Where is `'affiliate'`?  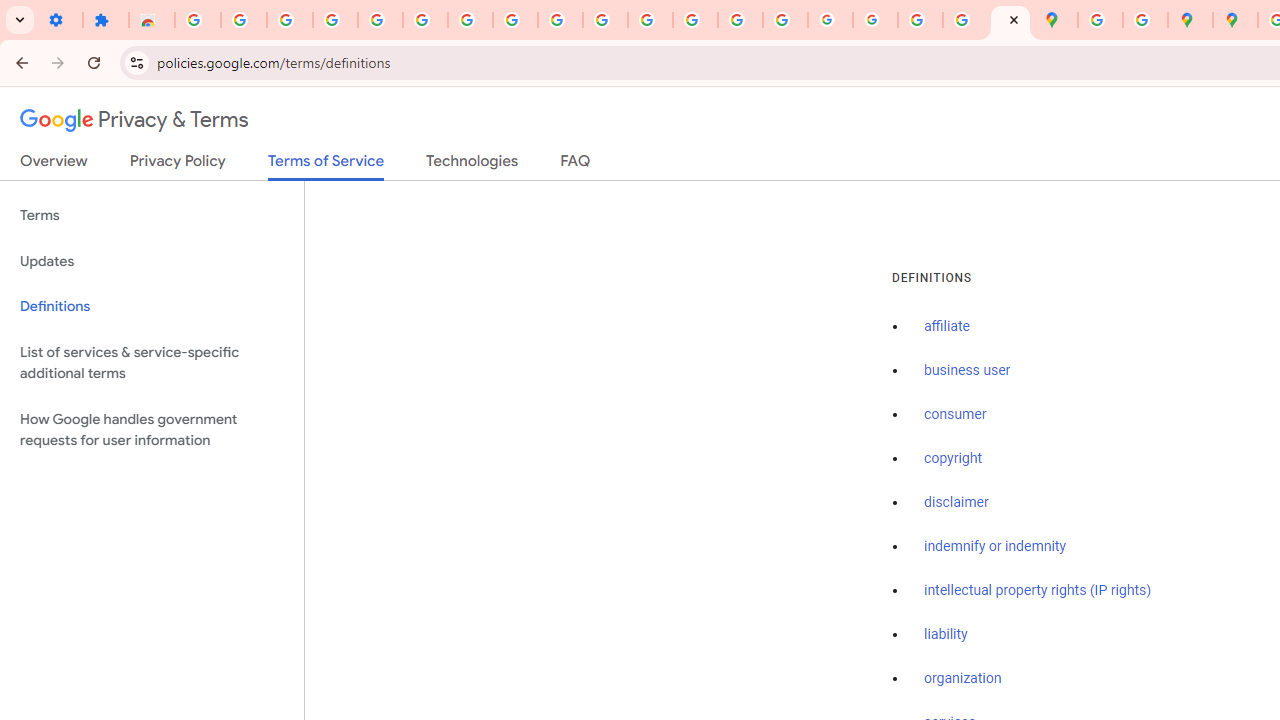 'affiliate' is located at coordinates (946, 326).